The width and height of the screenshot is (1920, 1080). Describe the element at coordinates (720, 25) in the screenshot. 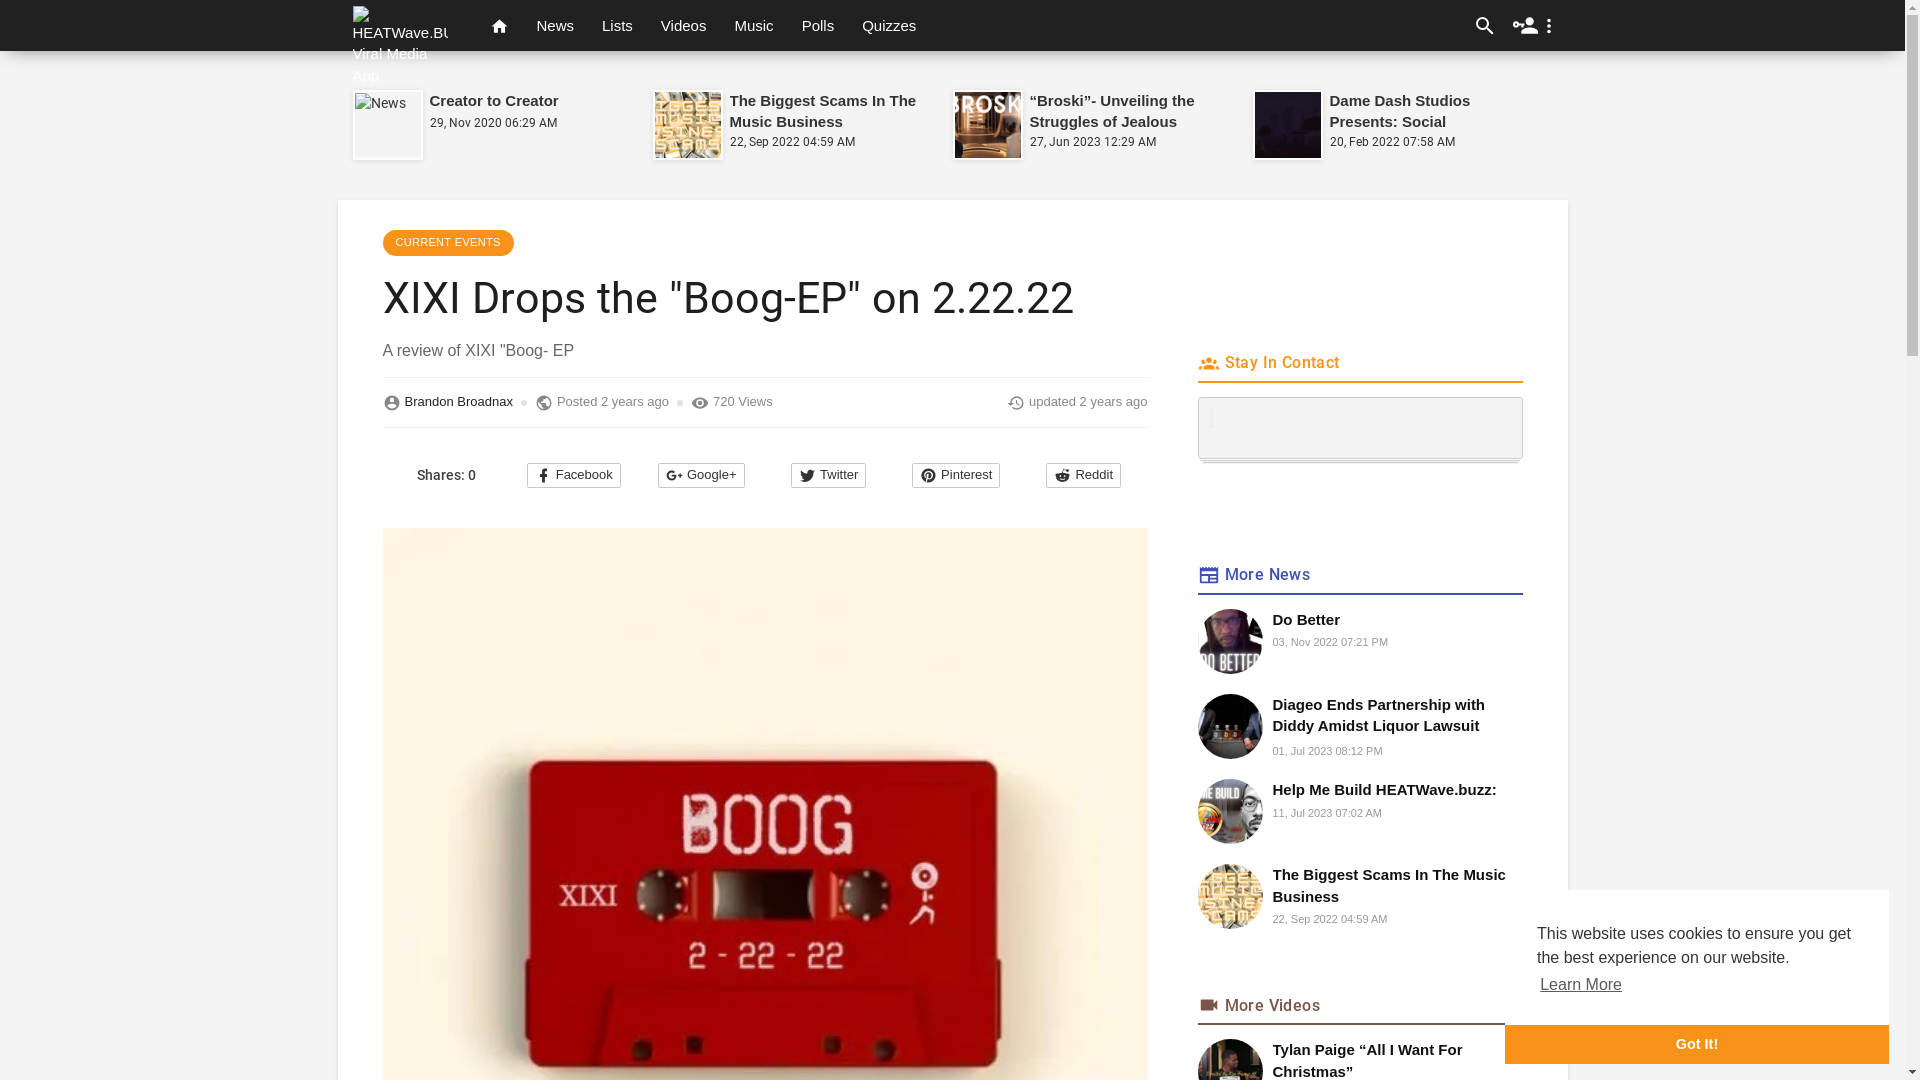

I see `'Music'` at that location.